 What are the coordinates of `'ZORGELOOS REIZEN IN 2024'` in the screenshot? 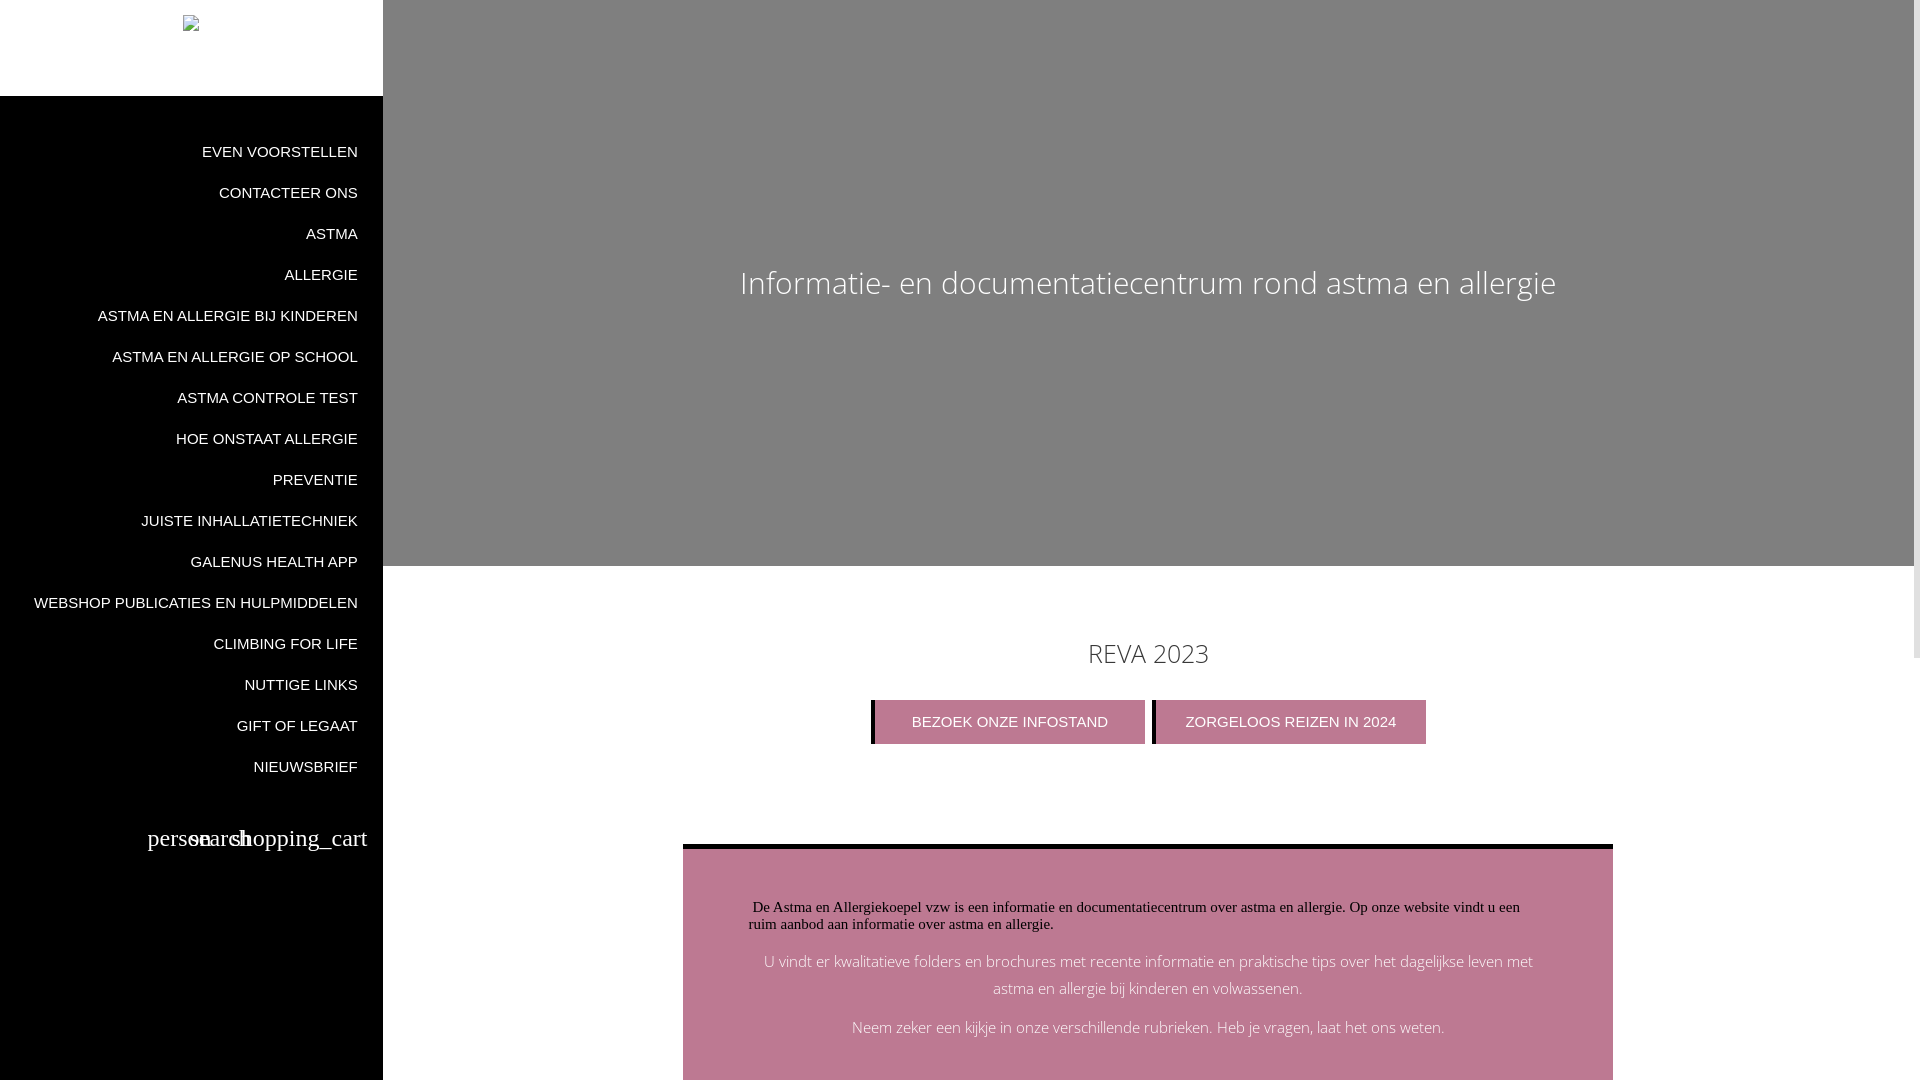 It's located at (1289, 721).